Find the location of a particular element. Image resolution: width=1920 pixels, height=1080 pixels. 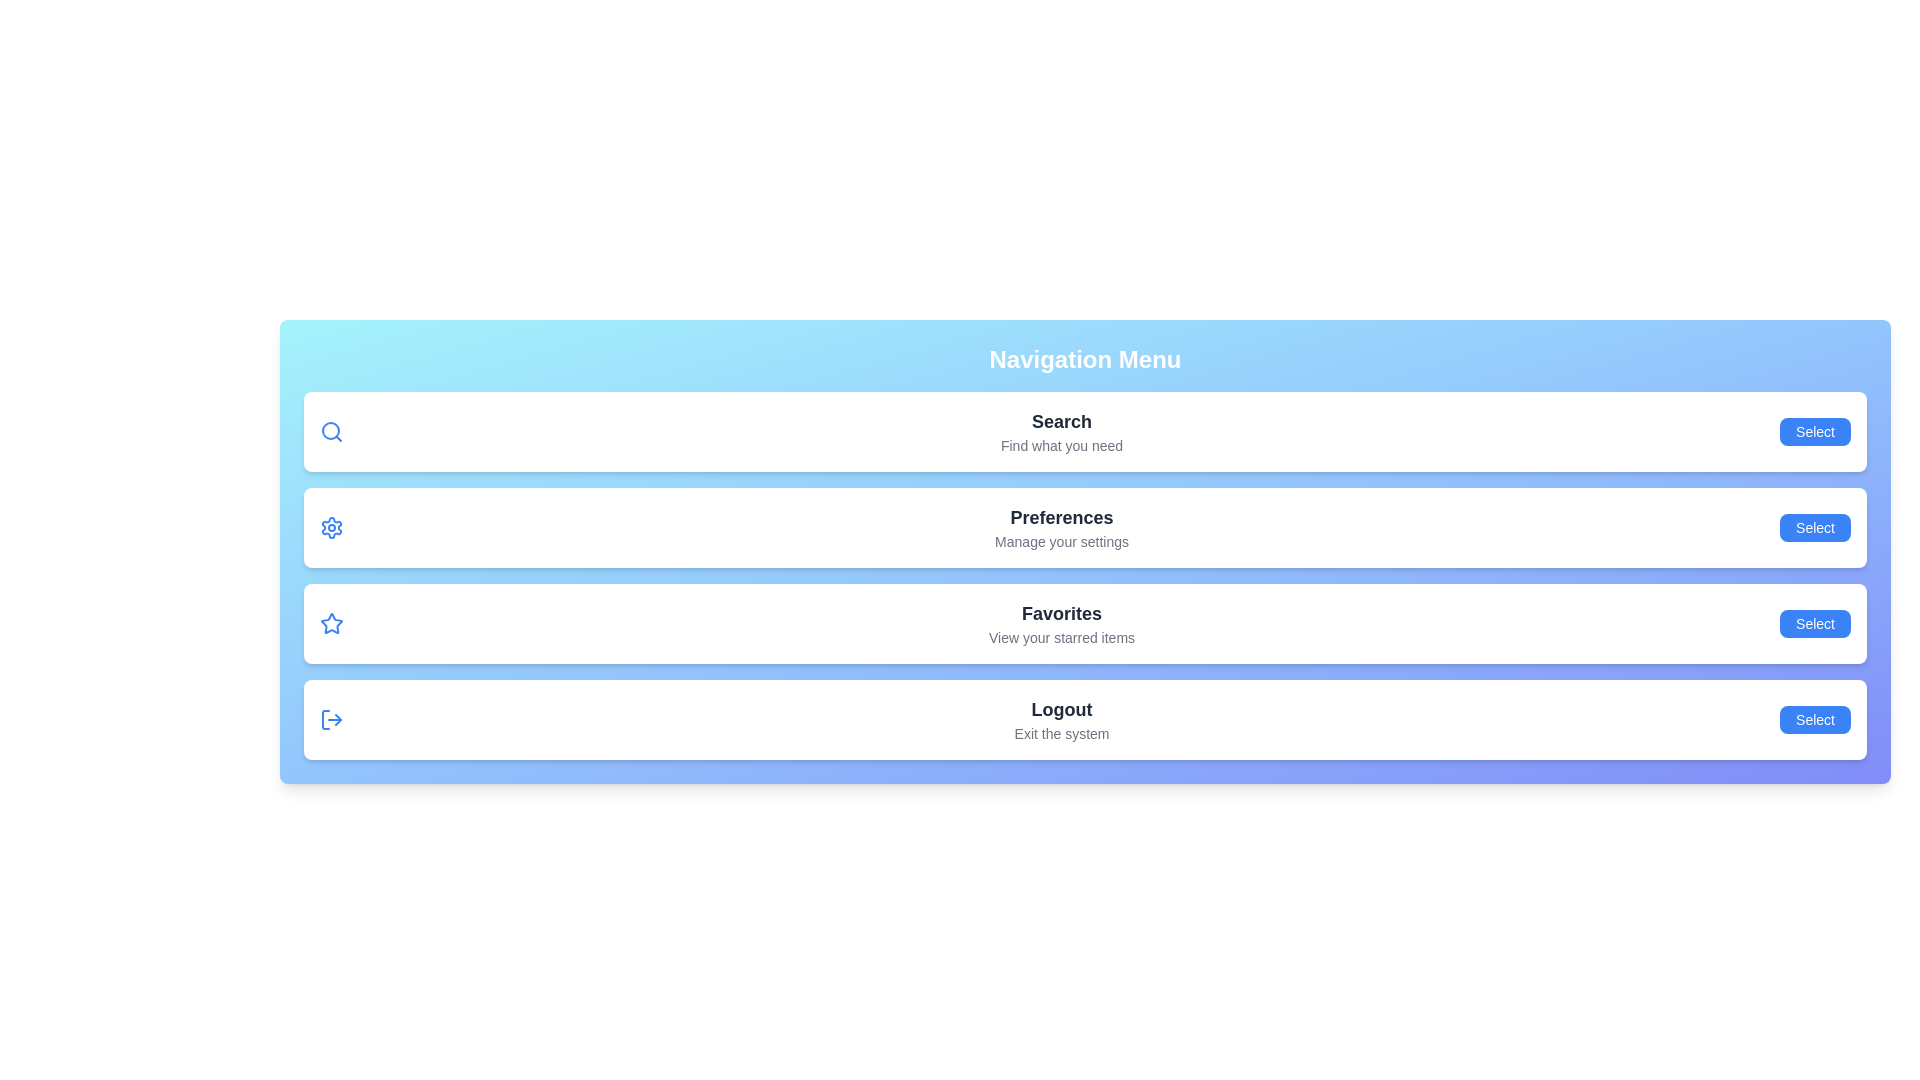

the menu item Logout to observe its hover effect is located at coordinates (1084, 720).